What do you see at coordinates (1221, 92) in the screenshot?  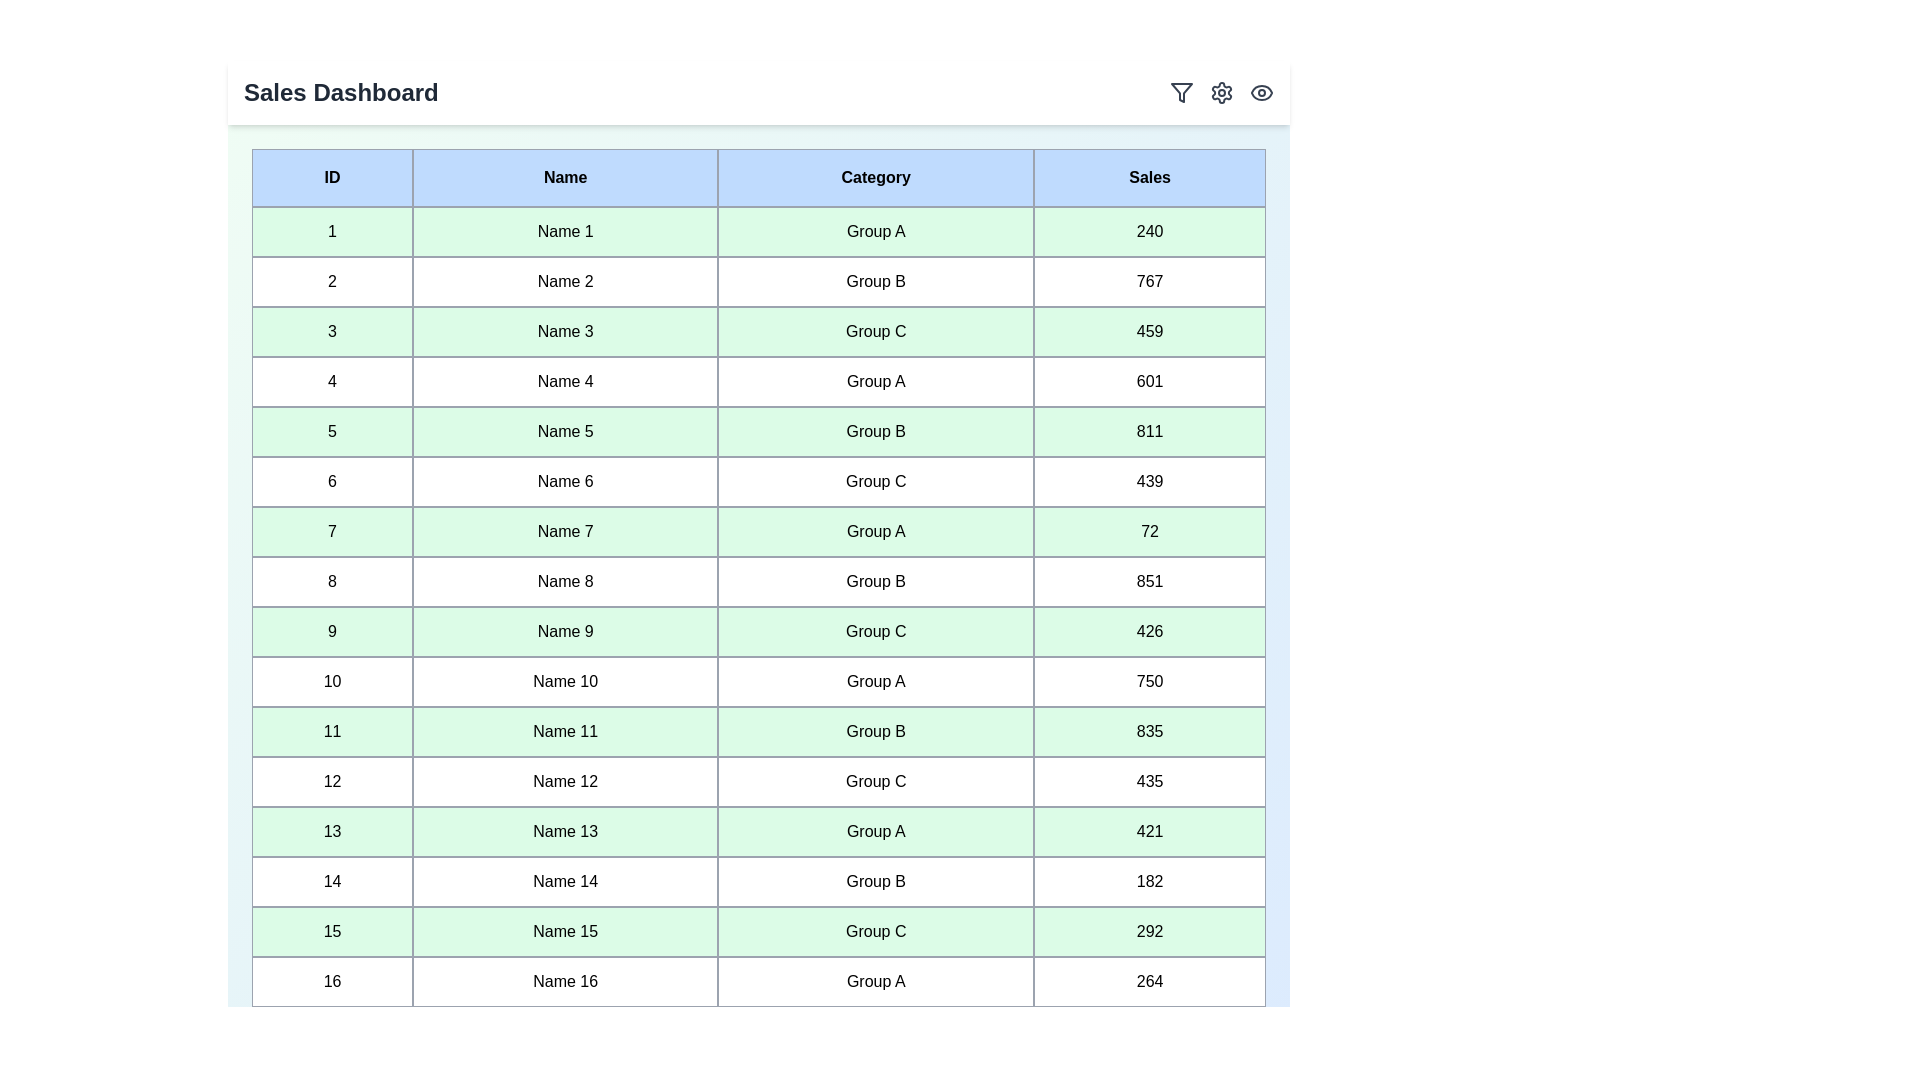 I see `the settings icon to open the table settings` at bounding box center [1221, 92].